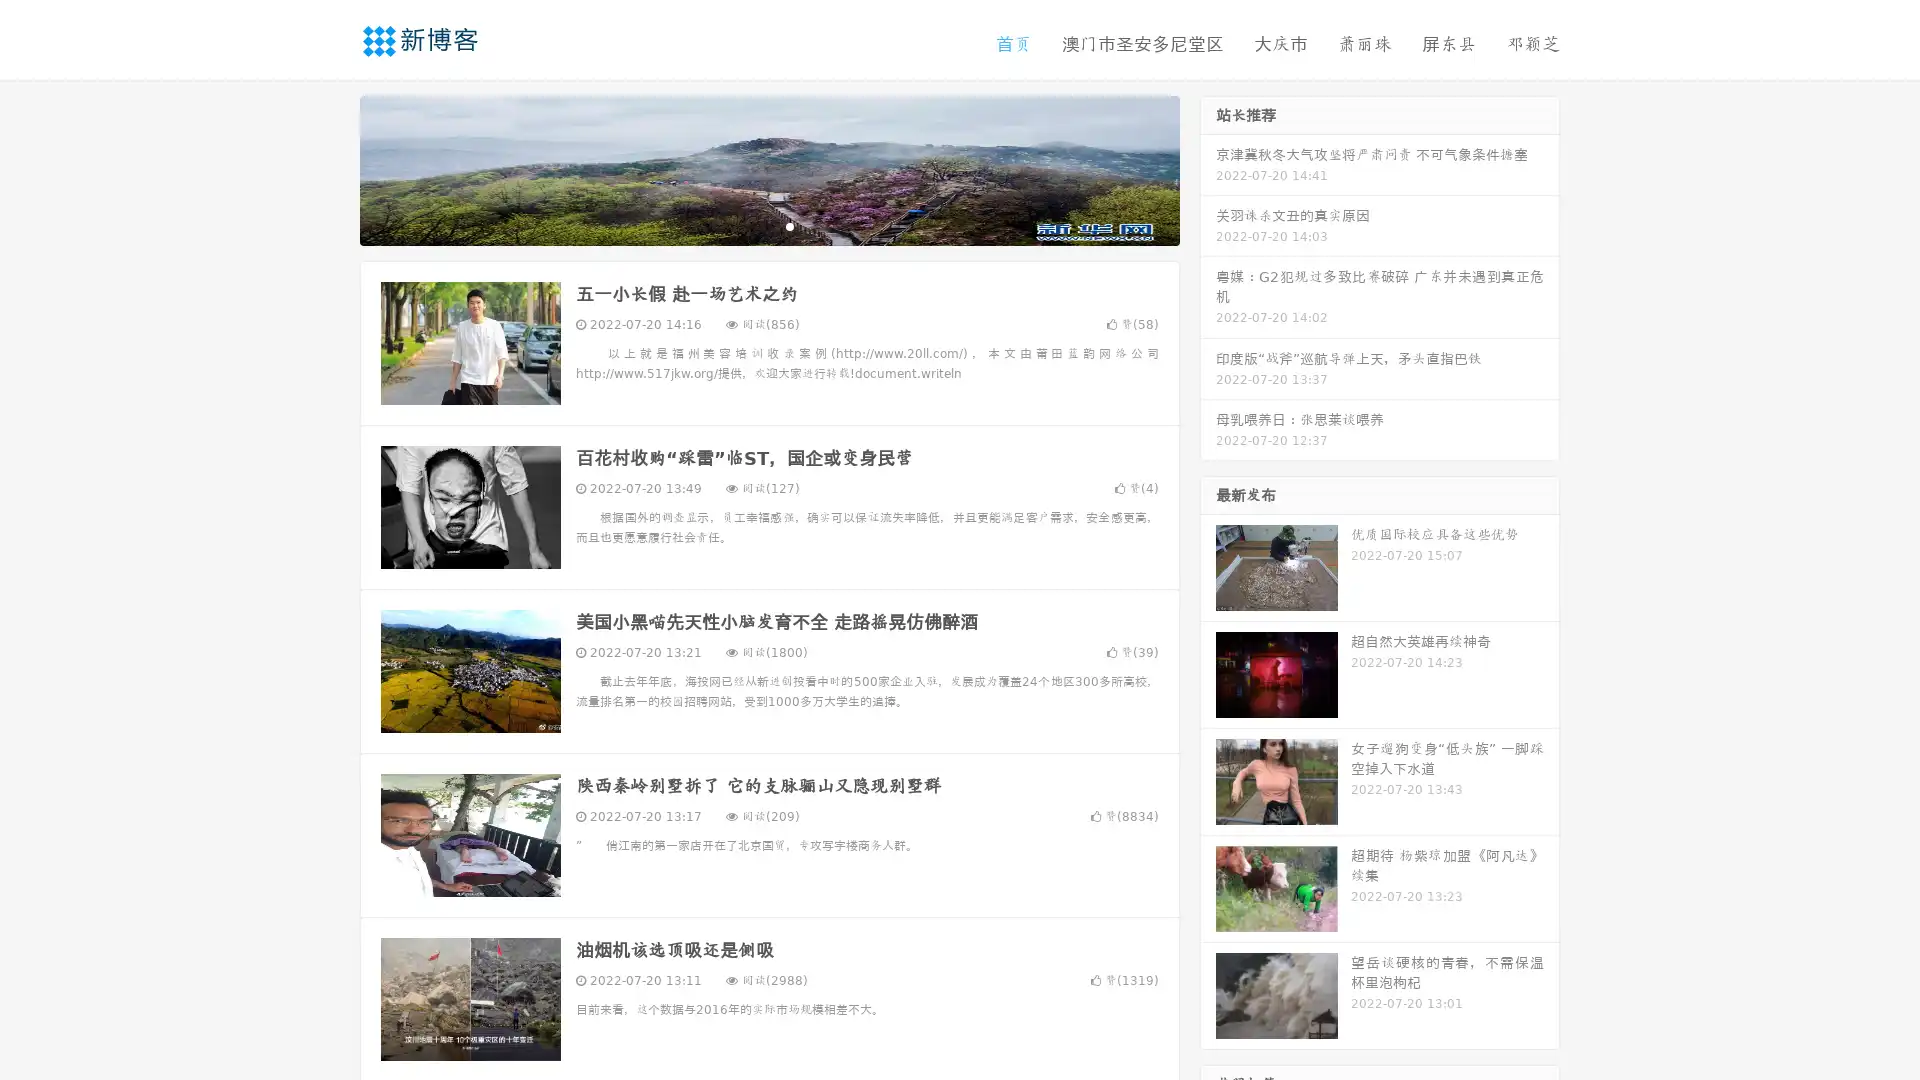  Describe the element at coordinates (789, 225) in the screenshot. I see `Go to slide 3` at that location.